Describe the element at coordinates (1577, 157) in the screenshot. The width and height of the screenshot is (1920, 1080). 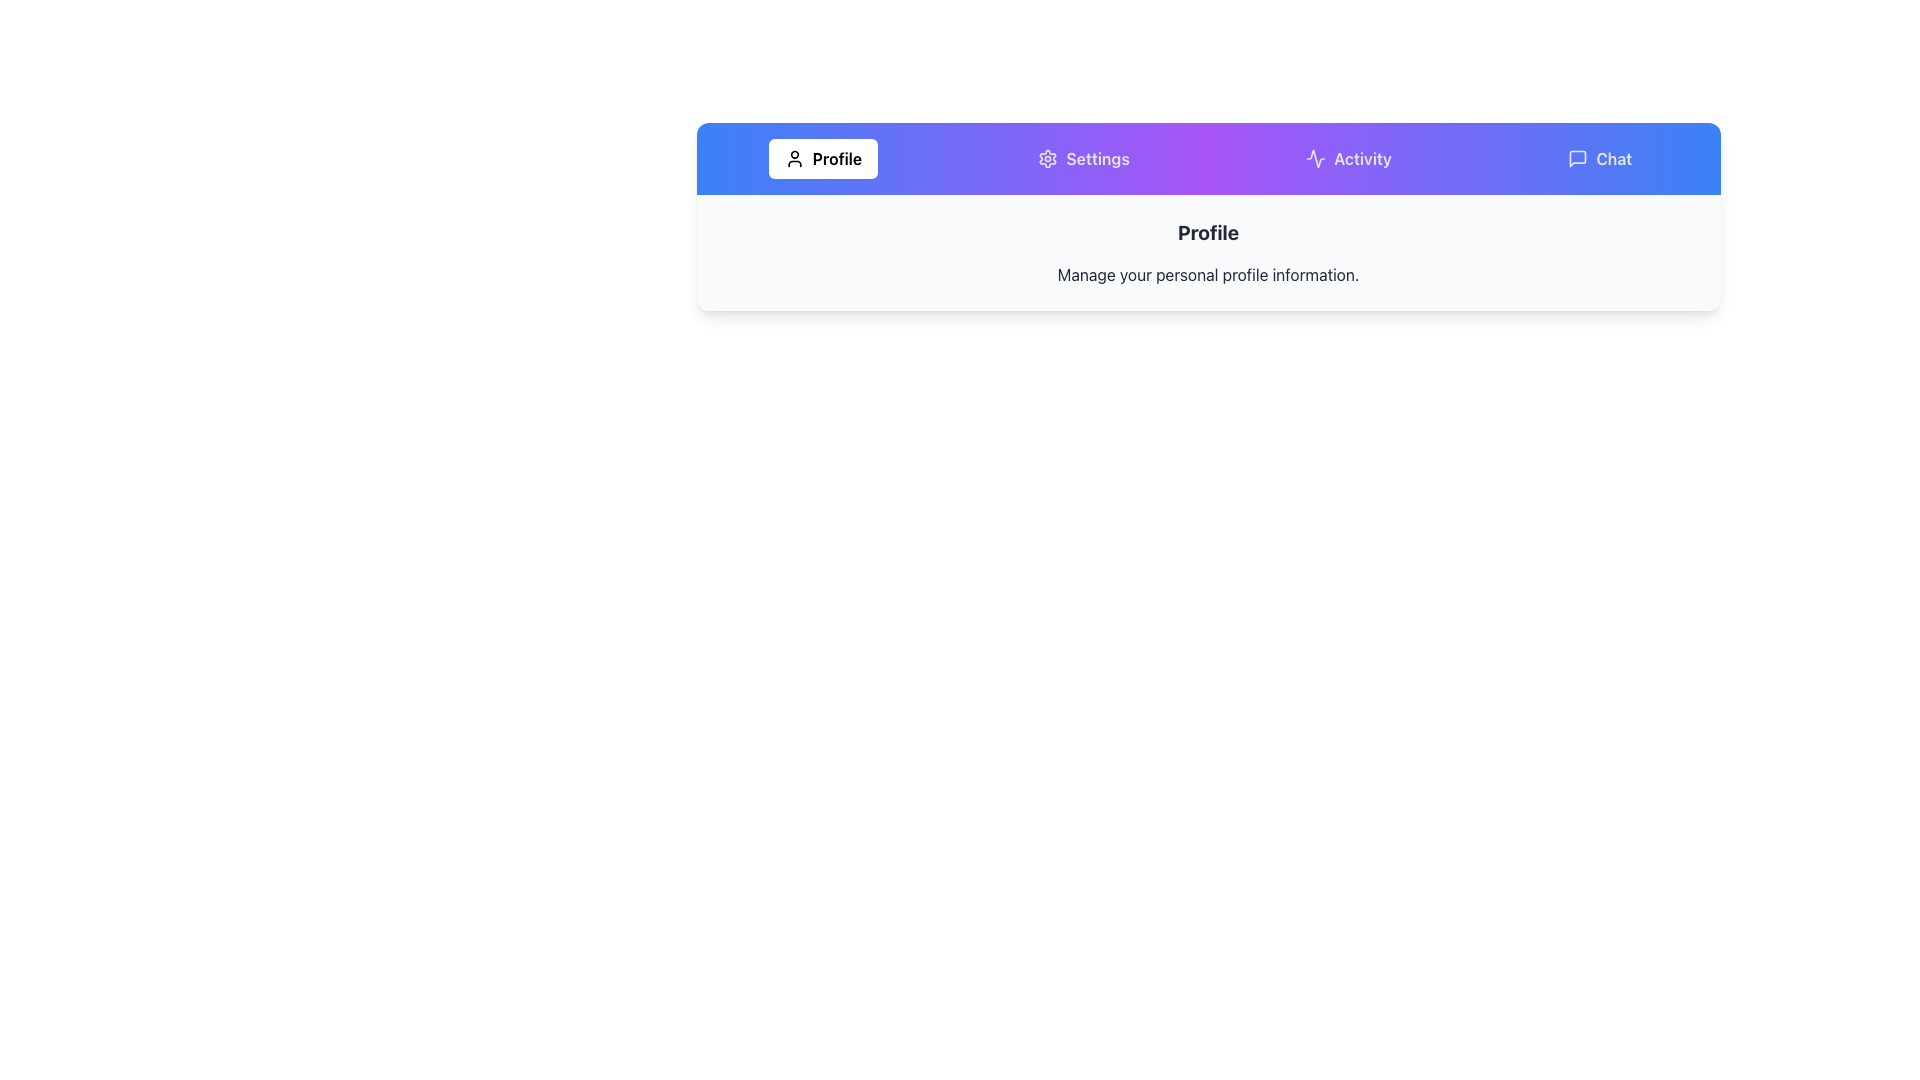
I see `the SVG-based chat icon resembling a speech bubble located at the far-right end of the application header bar` at that location.